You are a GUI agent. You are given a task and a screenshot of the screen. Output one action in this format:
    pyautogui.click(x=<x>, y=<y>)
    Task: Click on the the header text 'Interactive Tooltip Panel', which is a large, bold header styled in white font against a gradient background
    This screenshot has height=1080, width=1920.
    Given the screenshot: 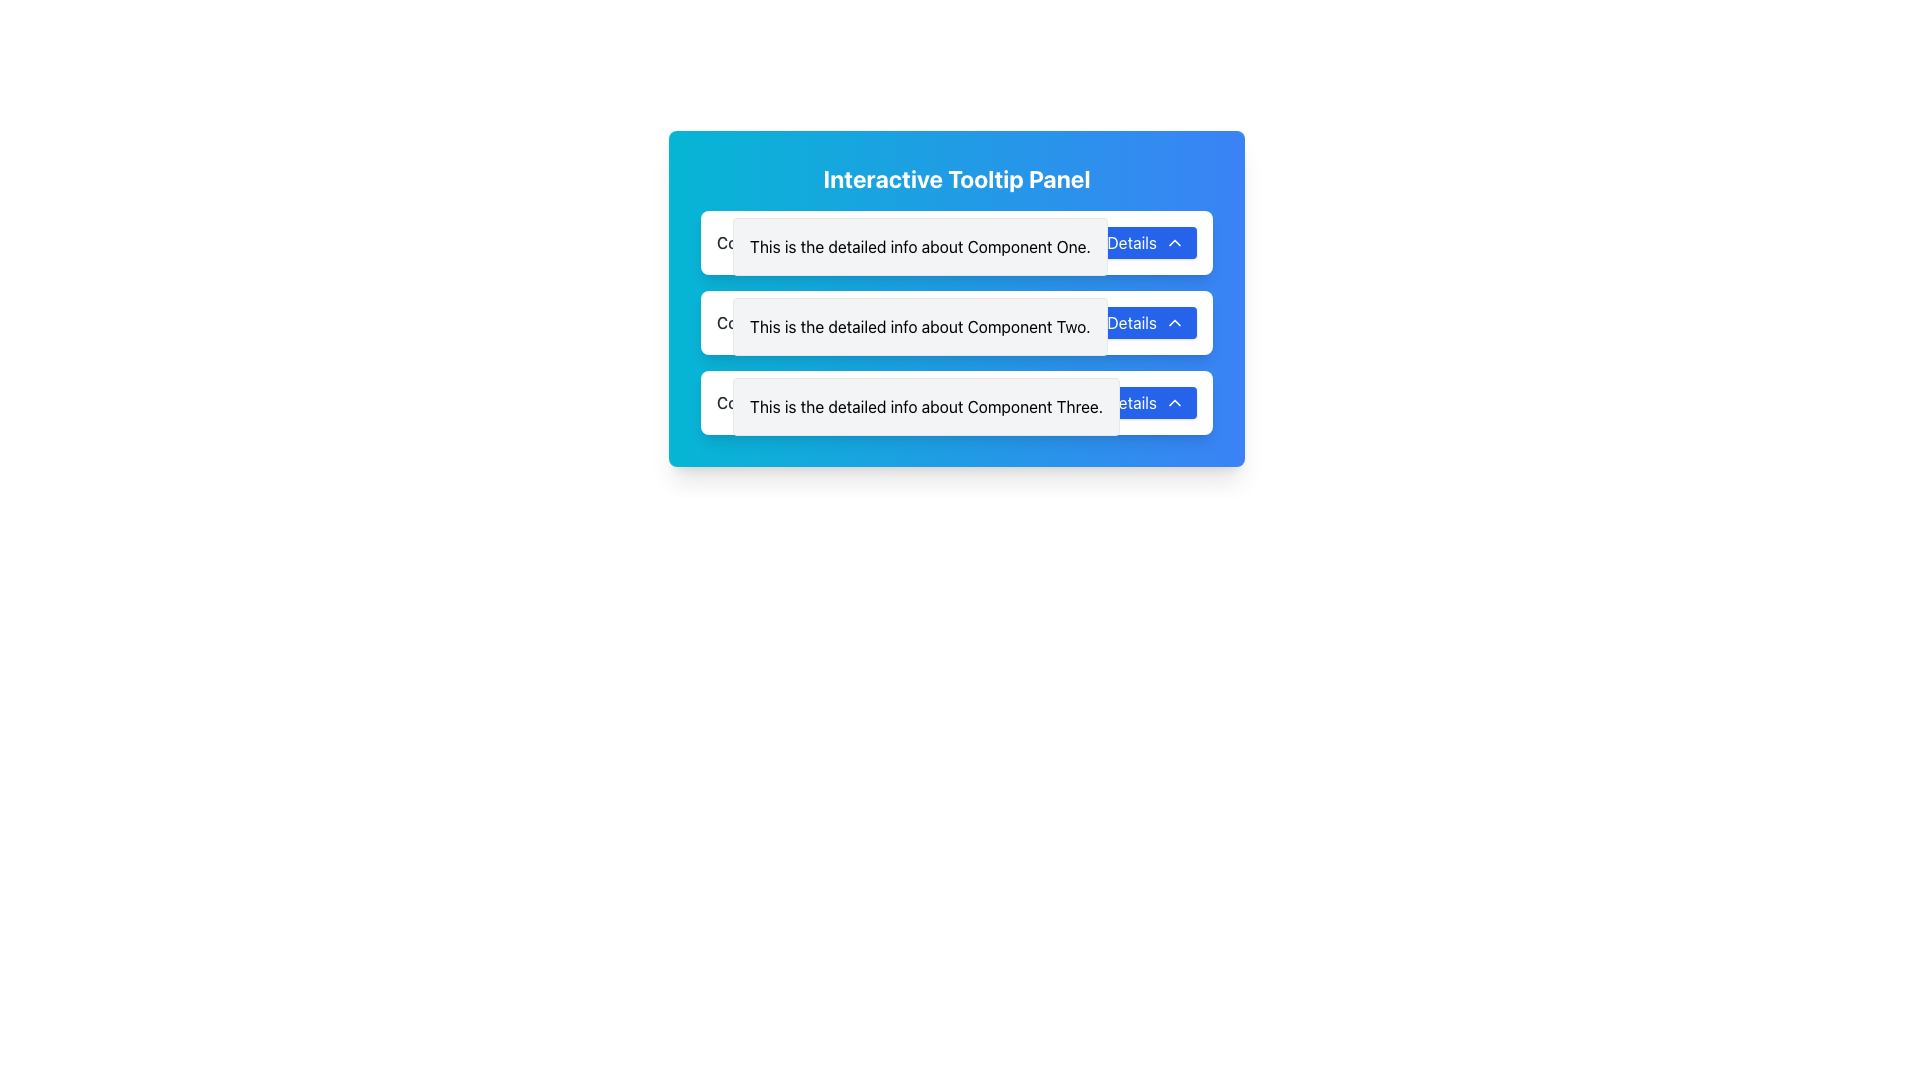 What is the action you would take?
    pyautogui.click(x=955, y=177)
    